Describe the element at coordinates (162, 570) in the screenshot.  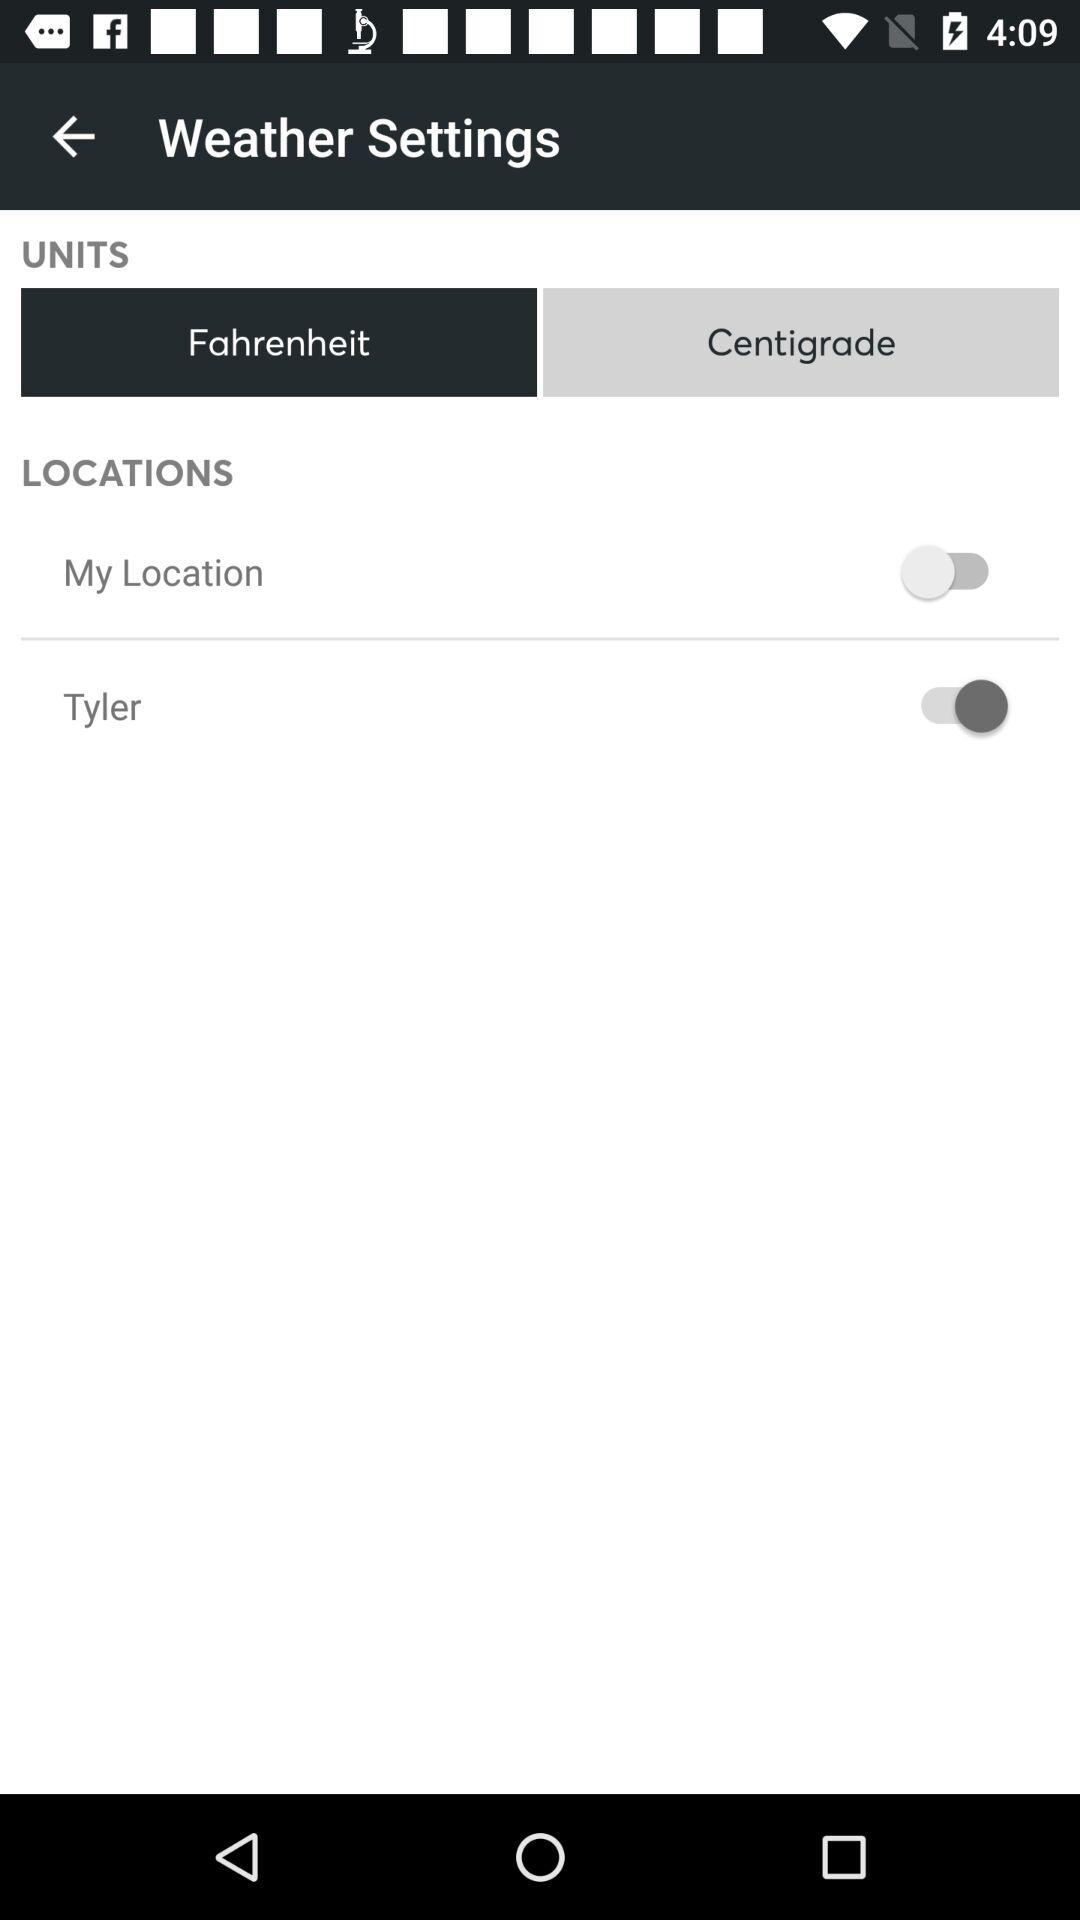
I see `my location` at that location.